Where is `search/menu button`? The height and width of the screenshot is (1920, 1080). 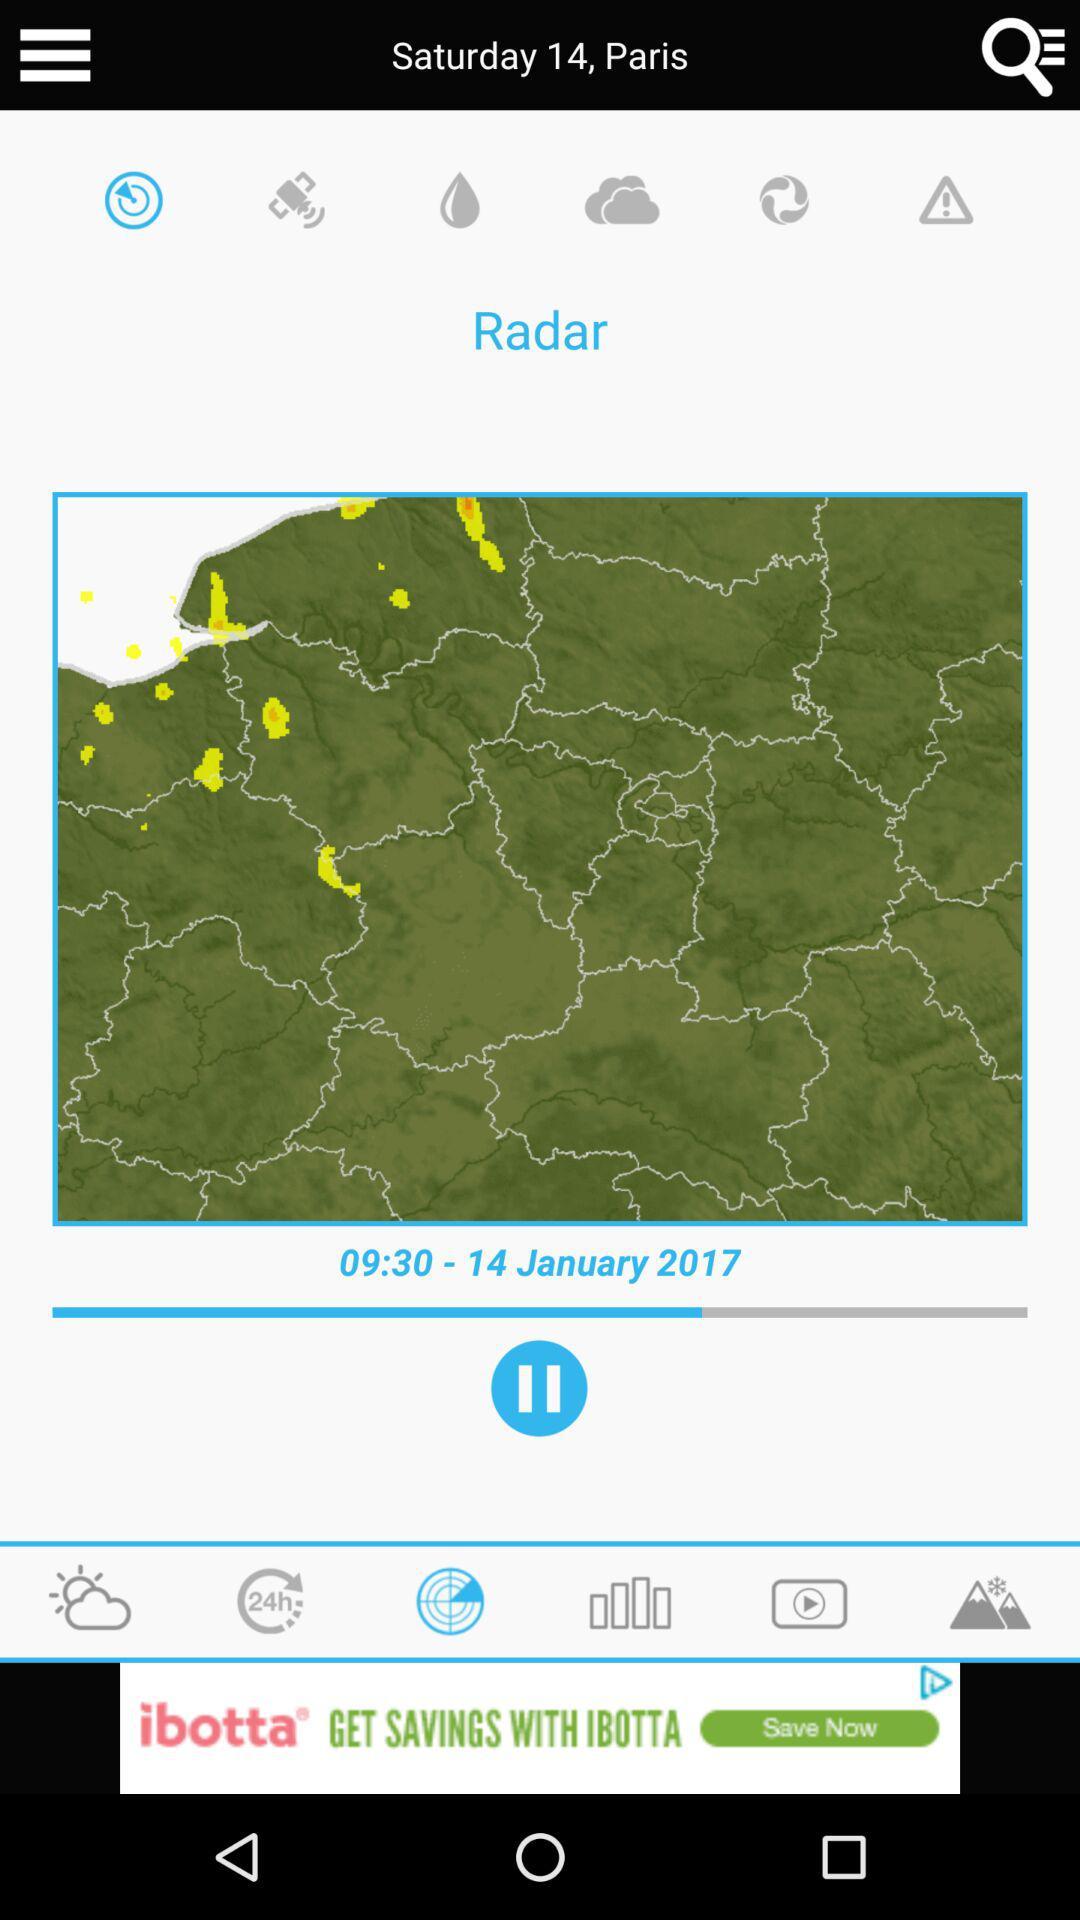 search/menu button is located at coordinates (1024, 55).